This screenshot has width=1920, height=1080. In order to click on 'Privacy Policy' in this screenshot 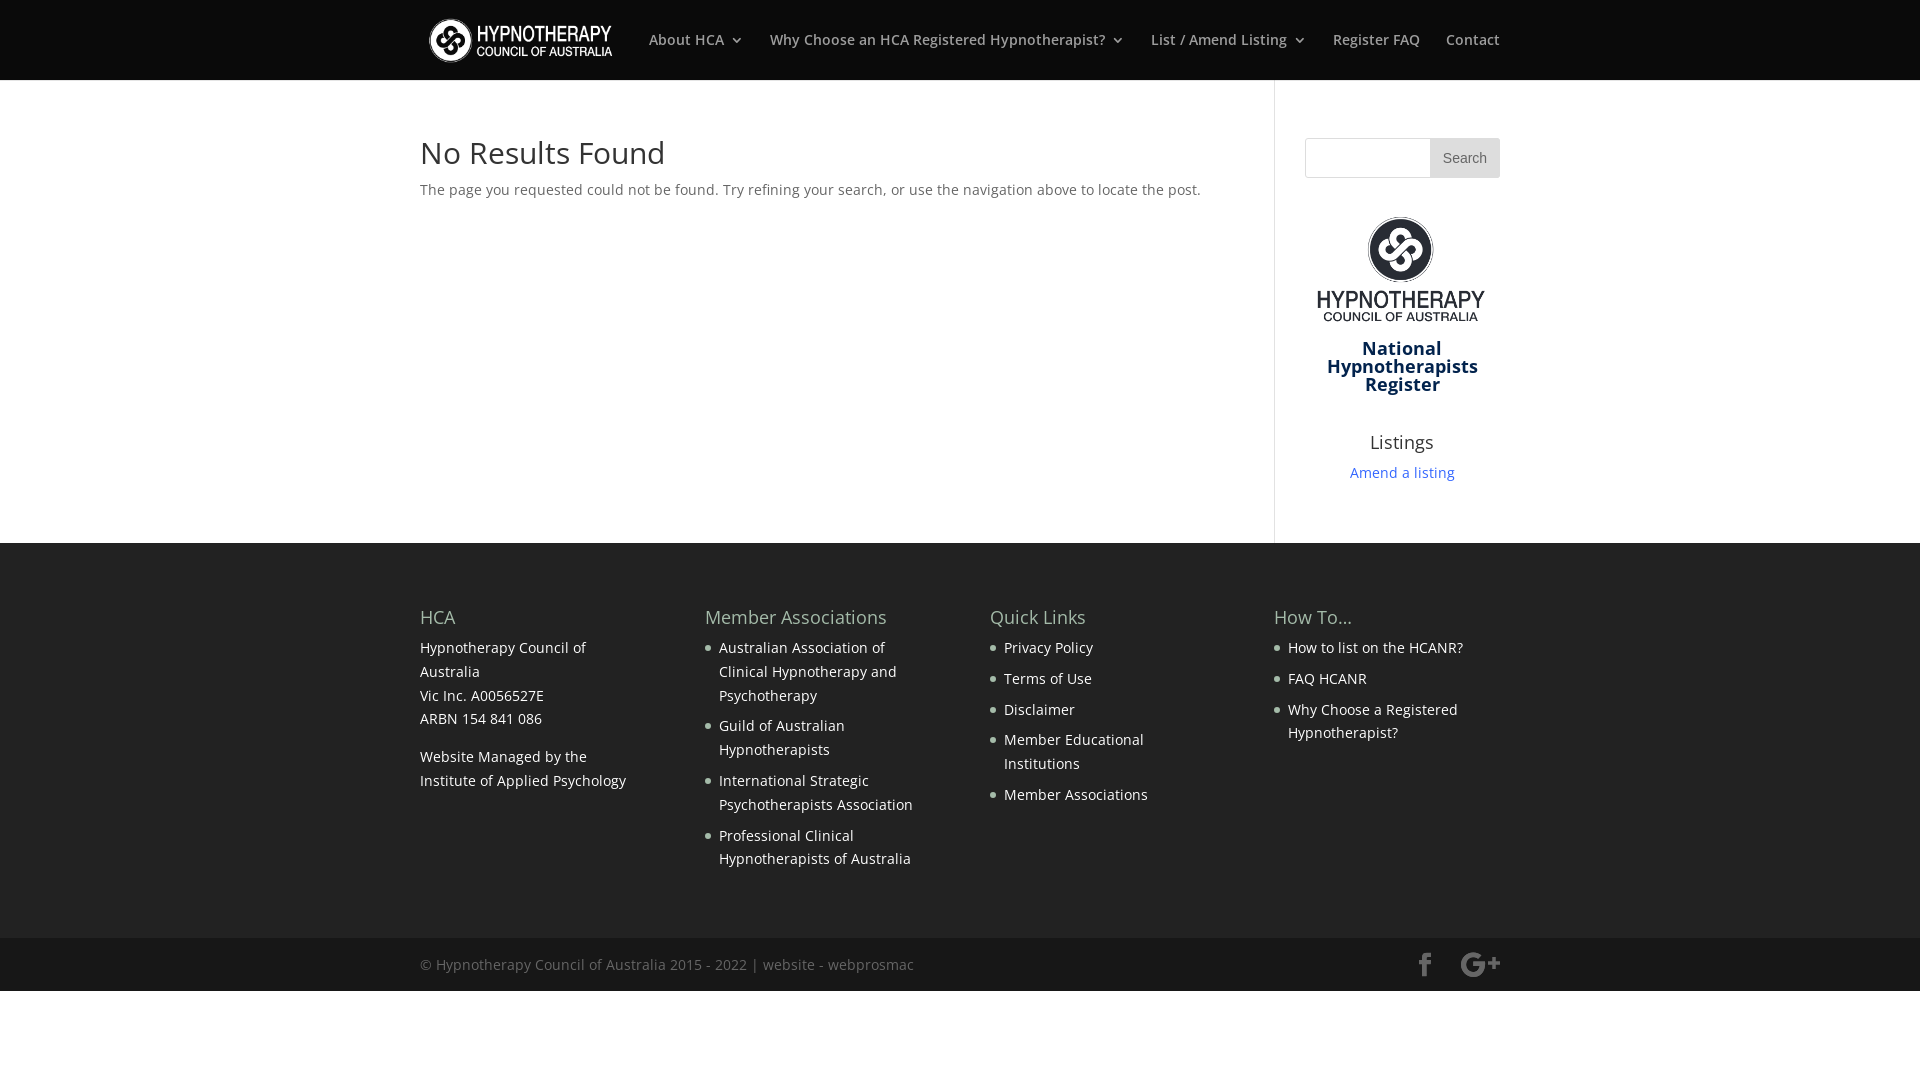, I will do `click(1047, 647)`.